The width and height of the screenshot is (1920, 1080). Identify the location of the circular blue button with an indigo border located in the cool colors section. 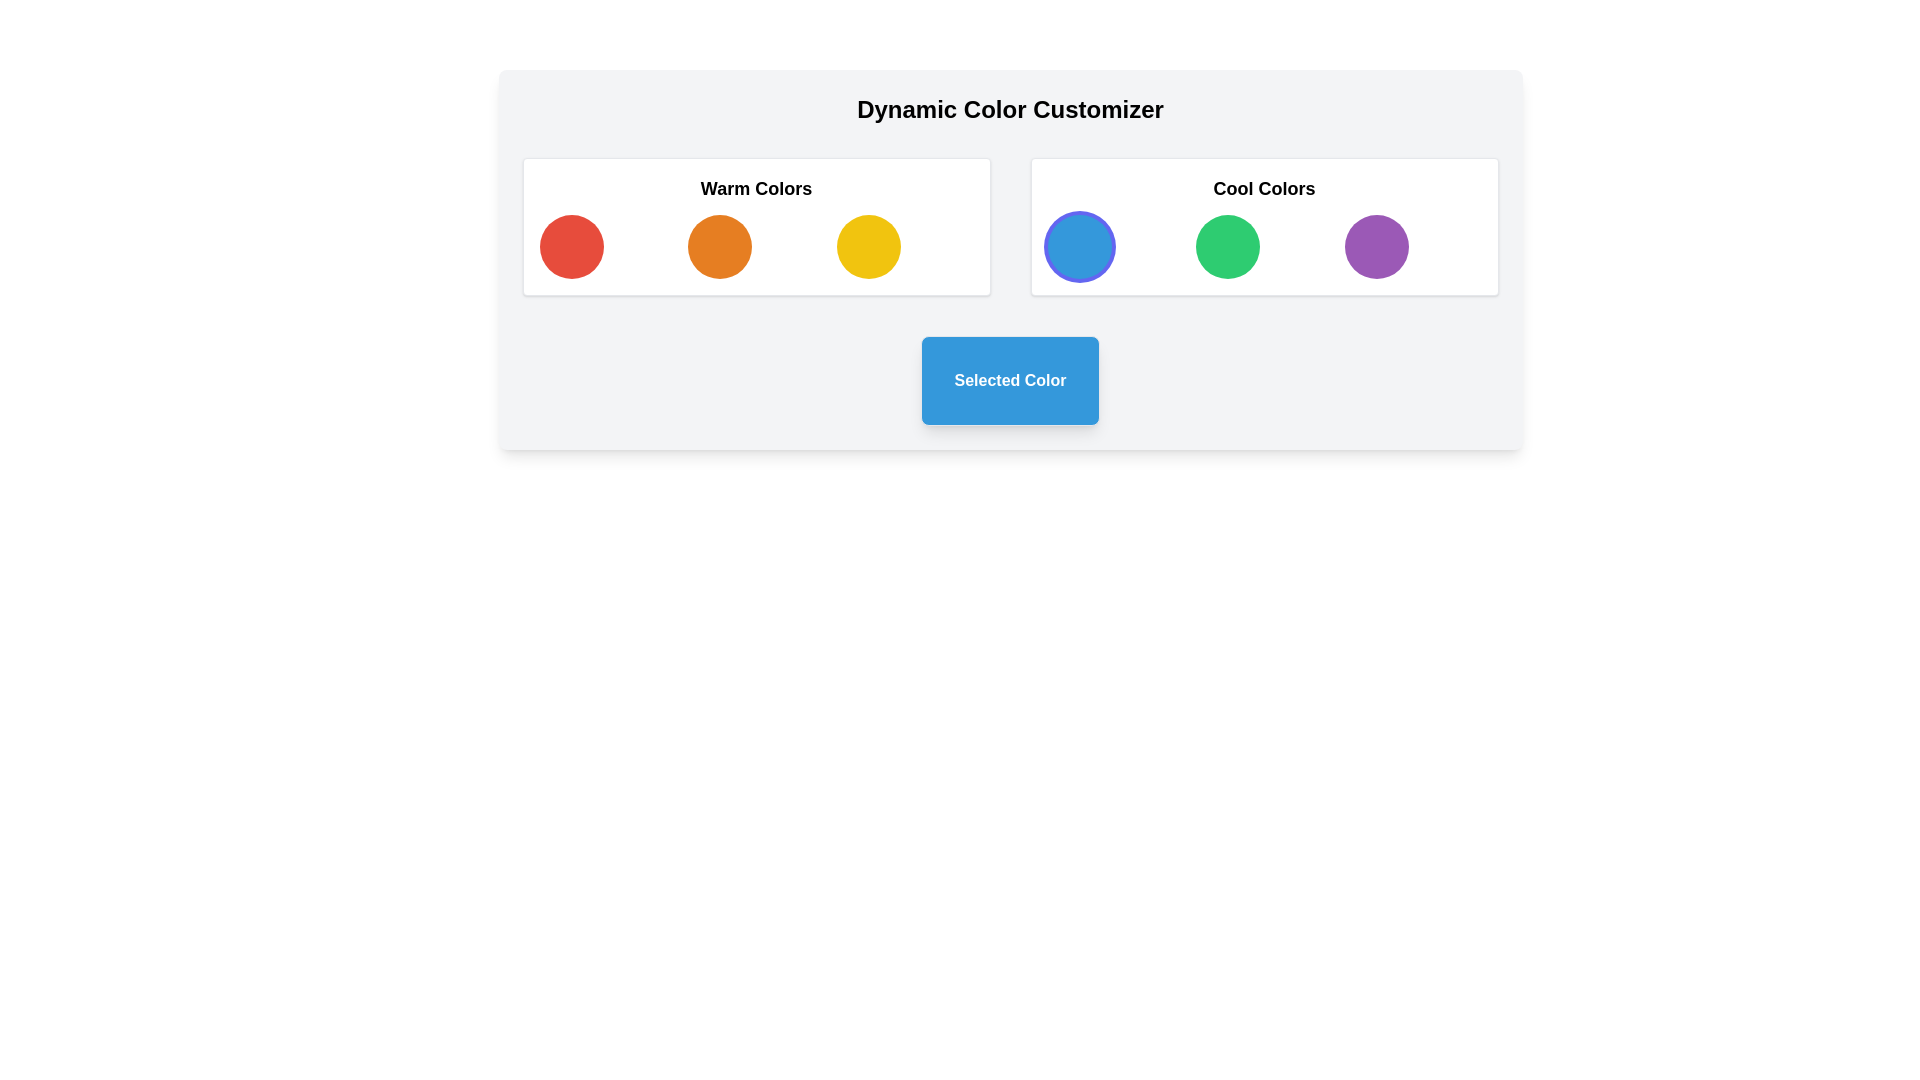
(1078, 245).